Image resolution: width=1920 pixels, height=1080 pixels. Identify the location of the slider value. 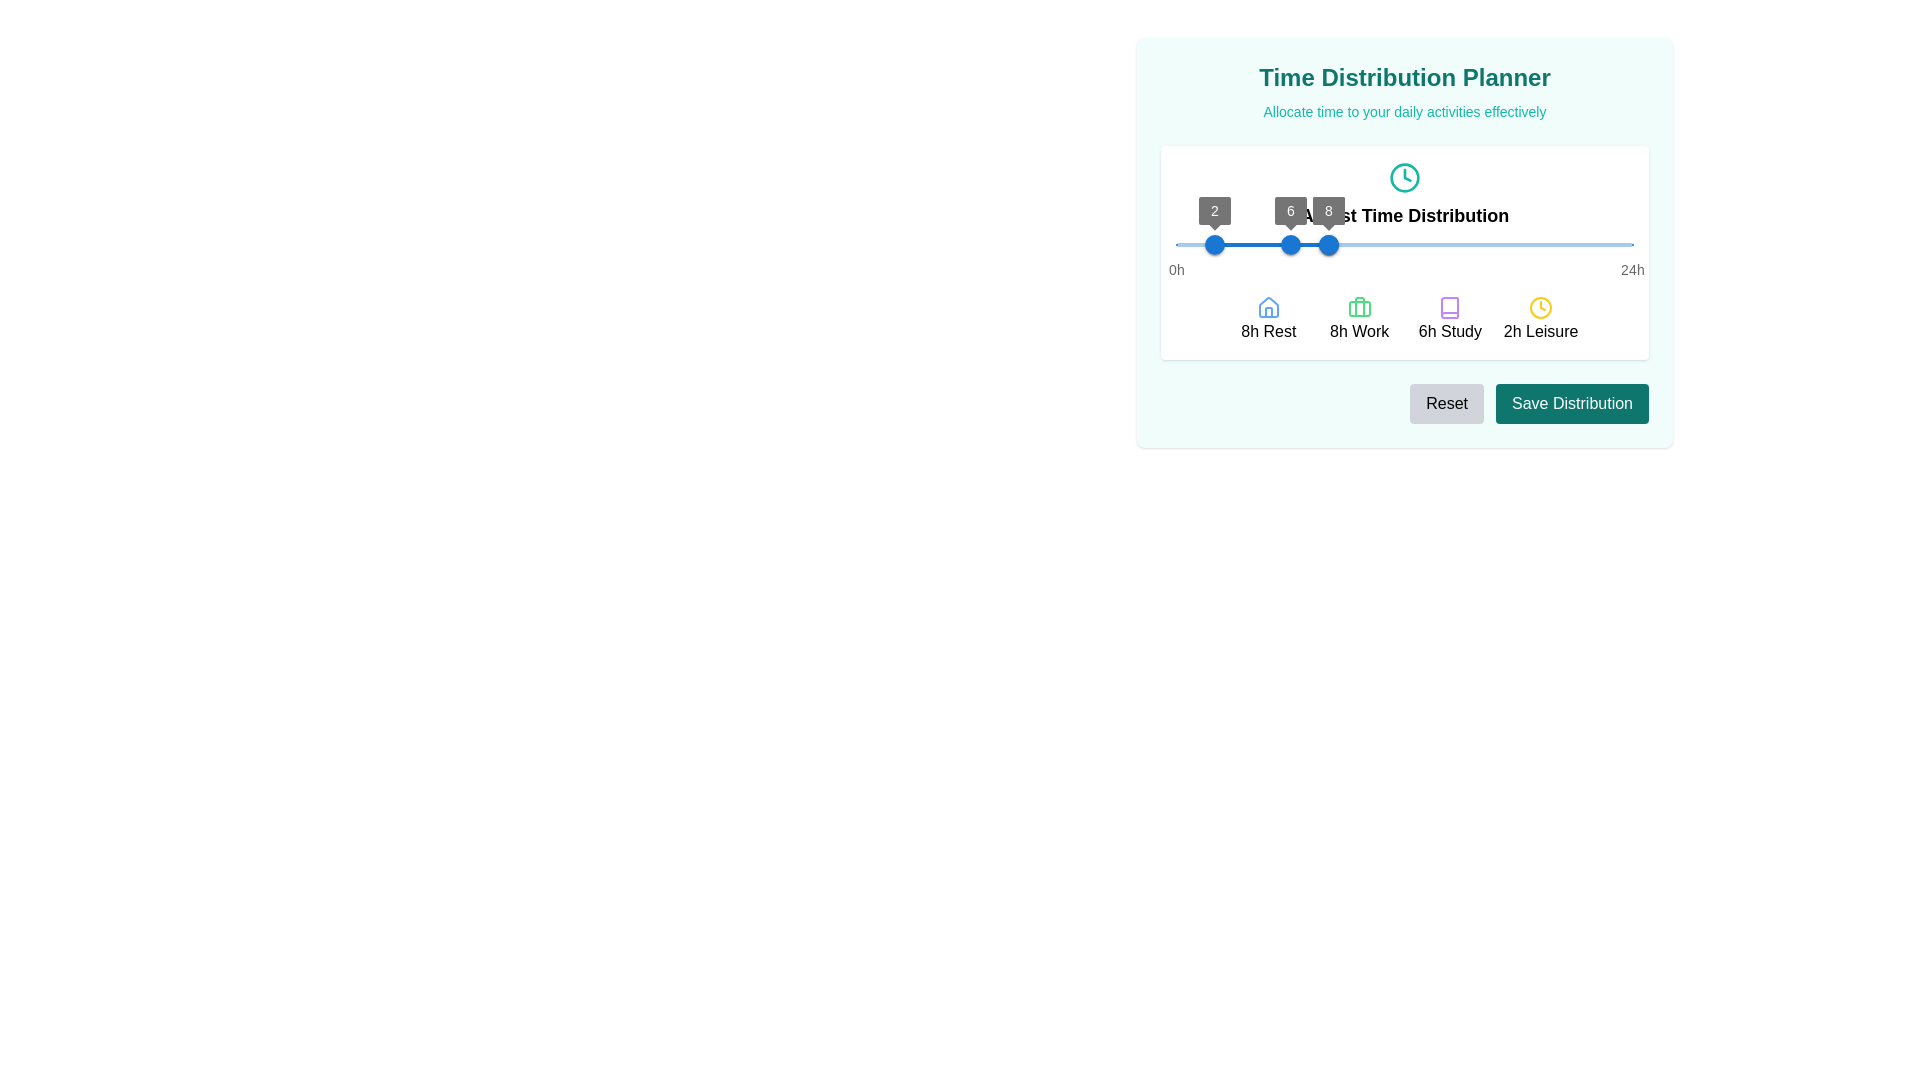
(1213, 244).